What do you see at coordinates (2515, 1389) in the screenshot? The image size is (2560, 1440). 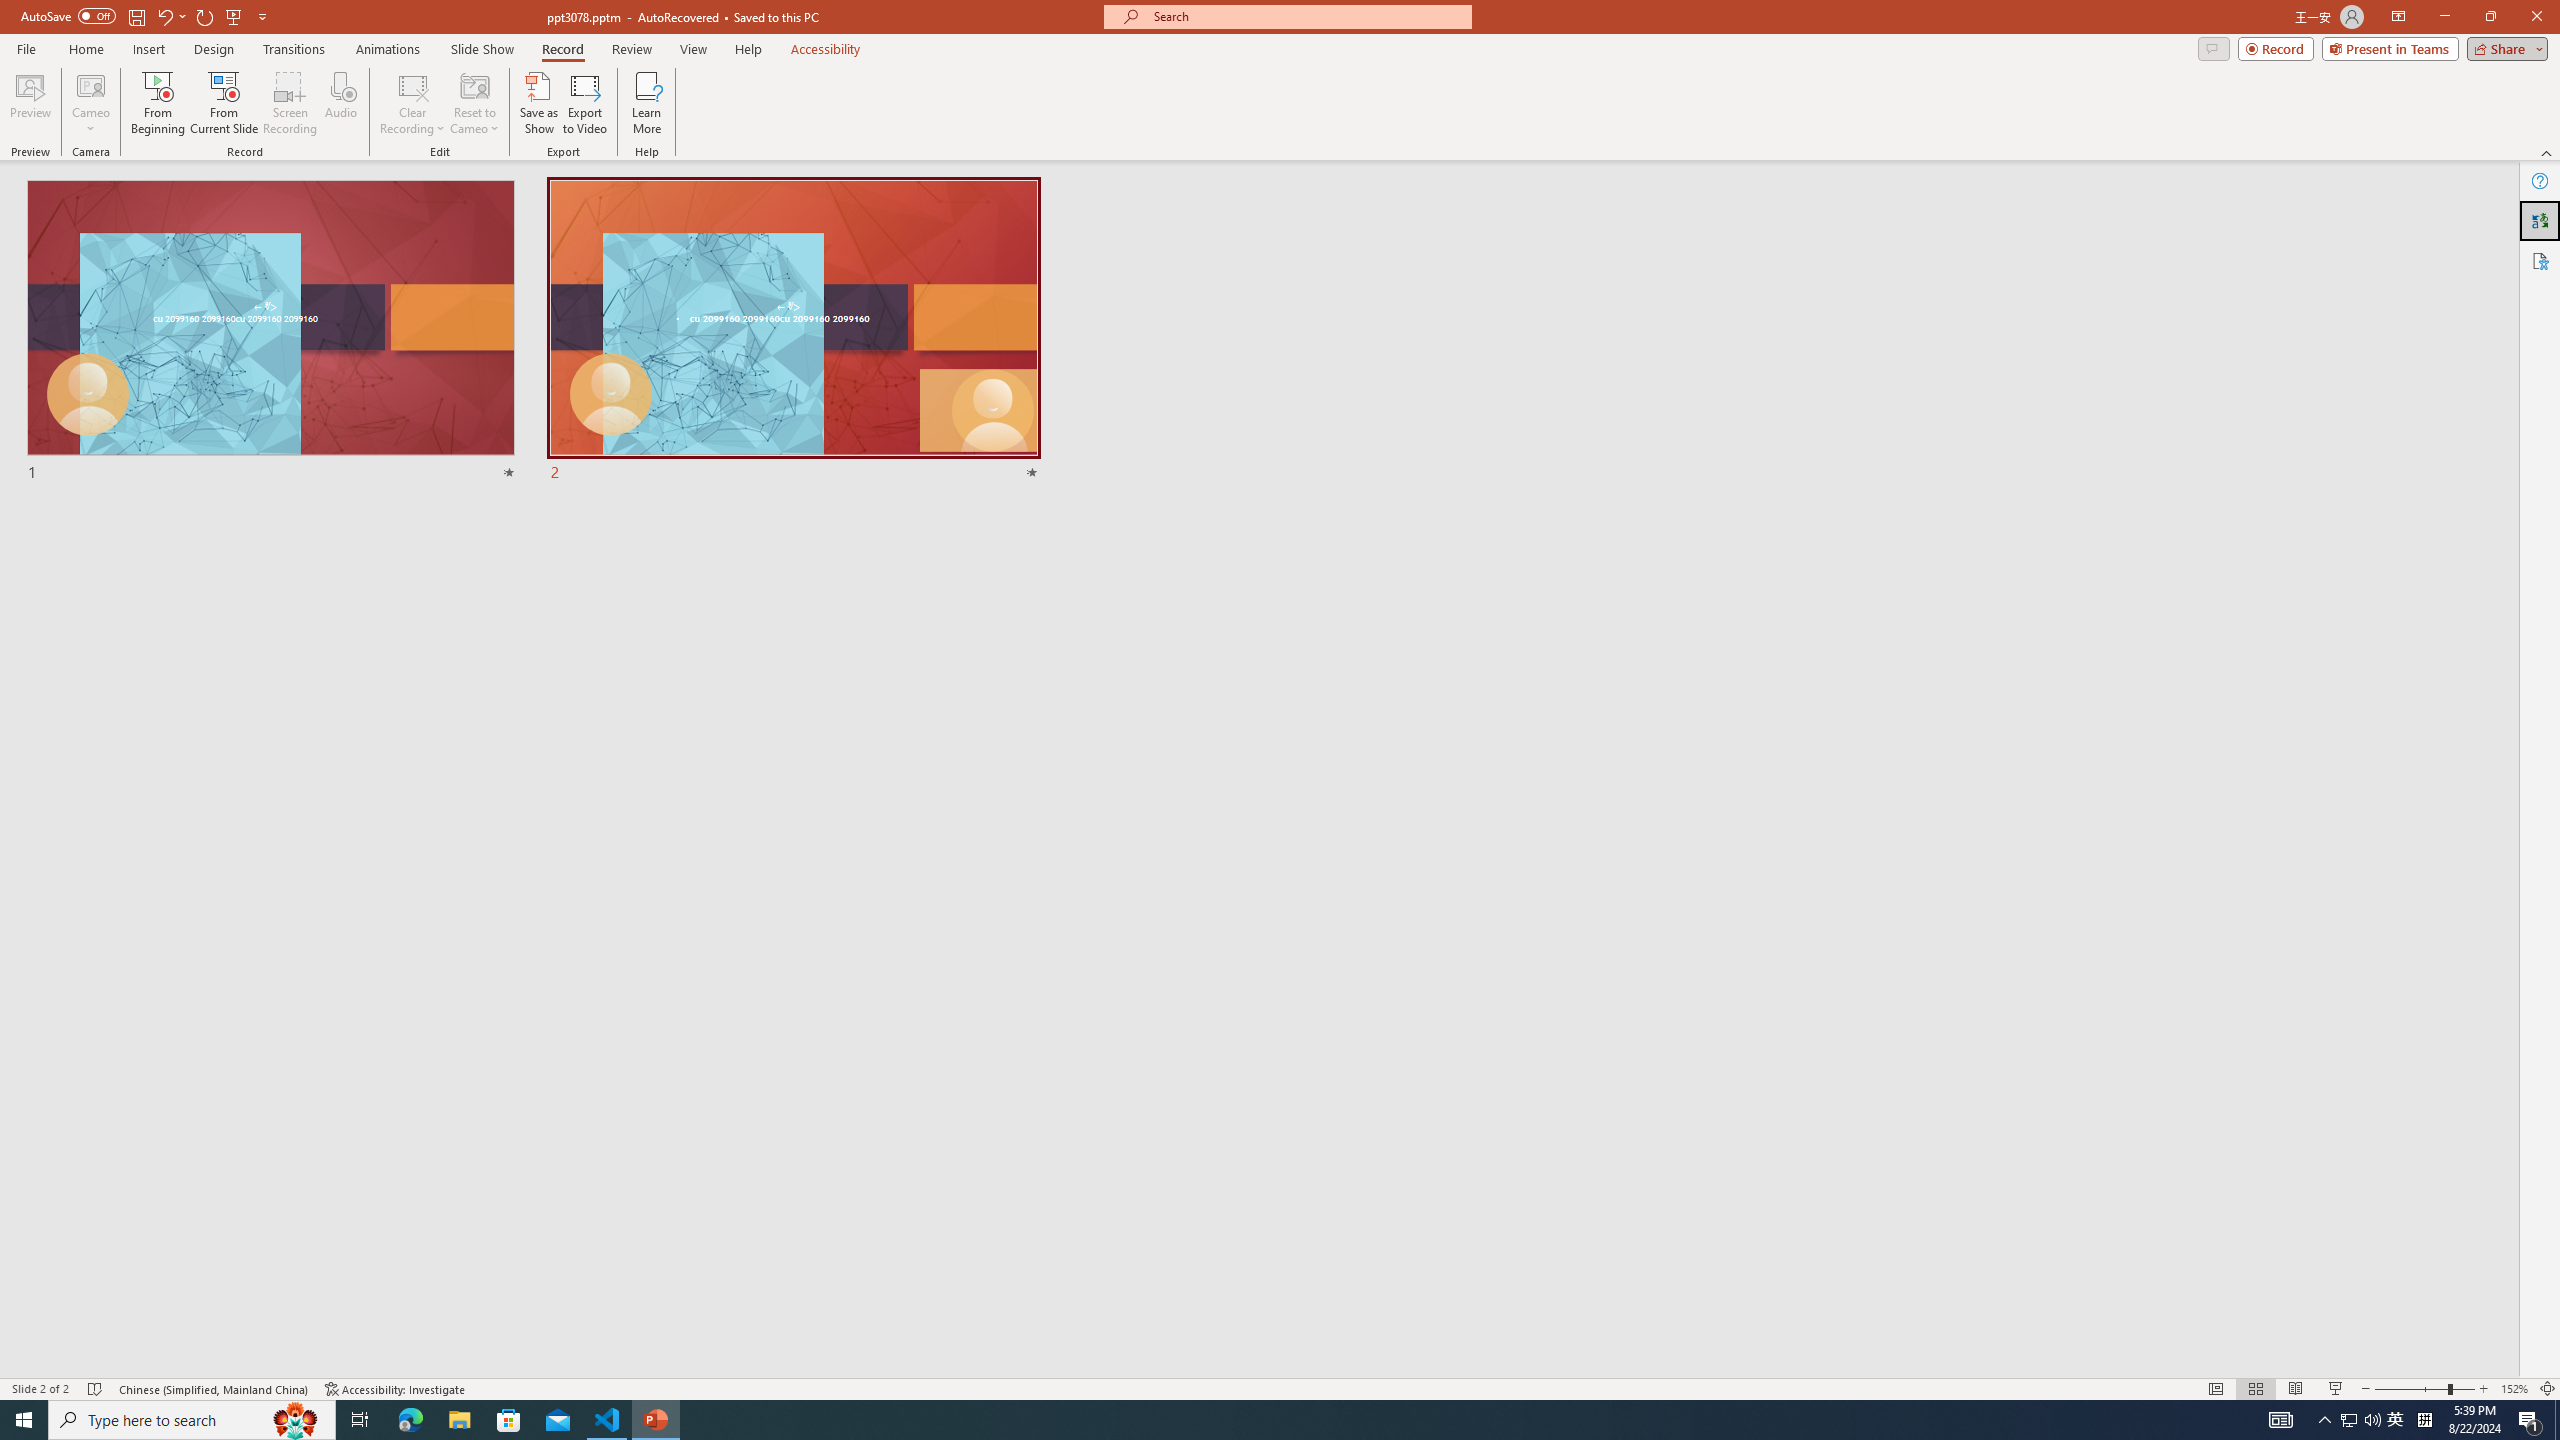 I see `'Zoom 152%'` at bounding box center [2515, 1389].